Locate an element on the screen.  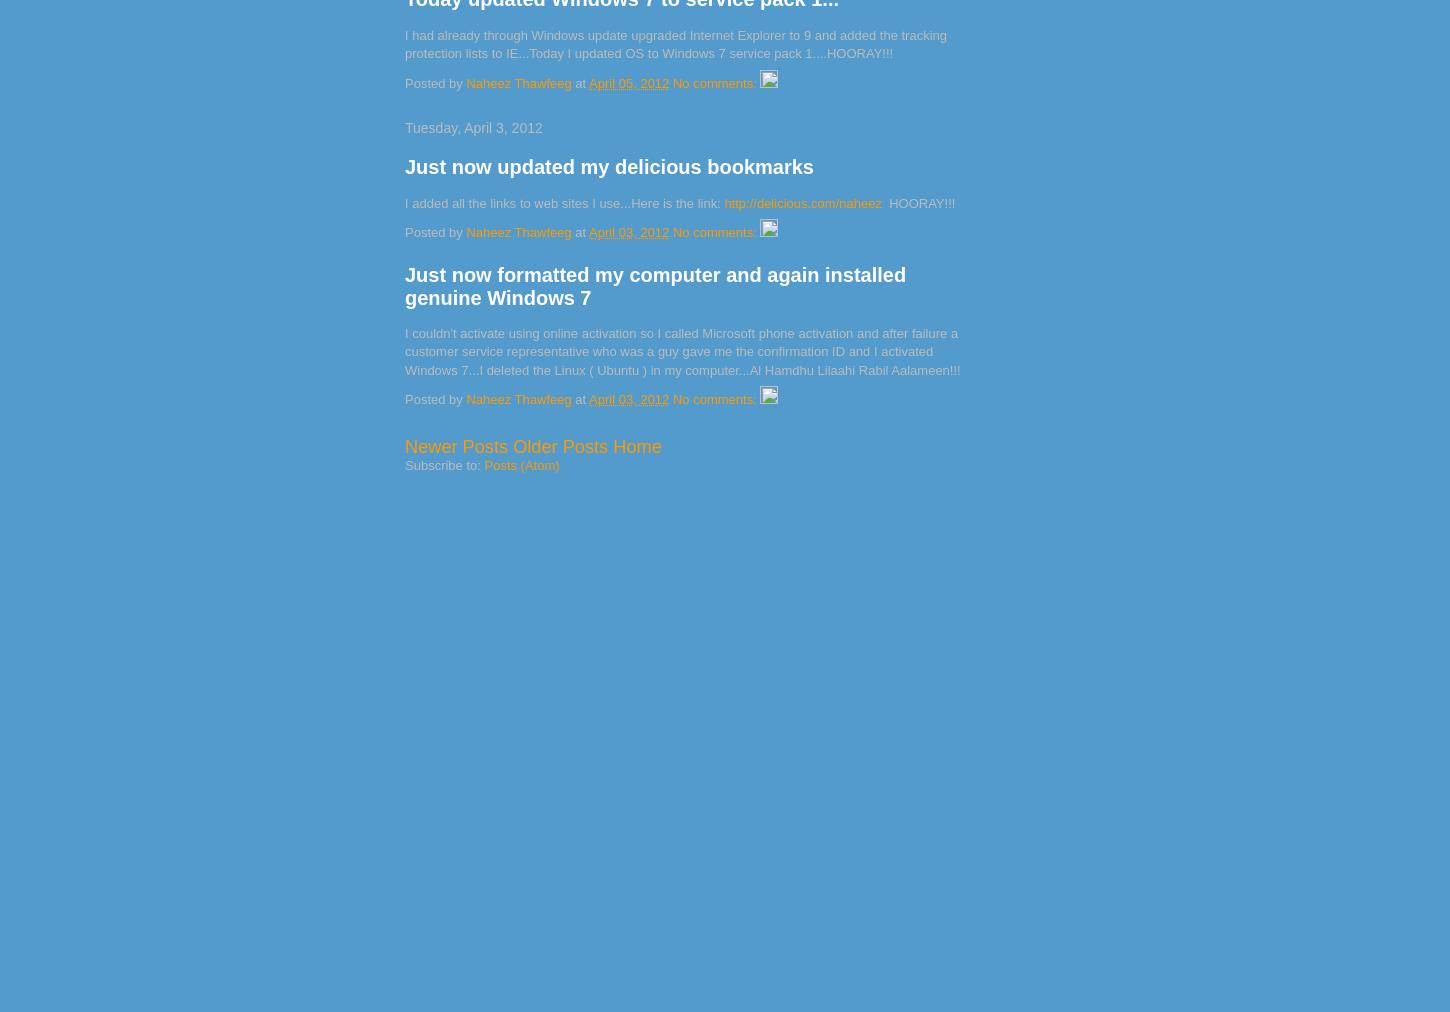
'Just now updated my delicious bookmarks' is located at coordinates (608, 166).